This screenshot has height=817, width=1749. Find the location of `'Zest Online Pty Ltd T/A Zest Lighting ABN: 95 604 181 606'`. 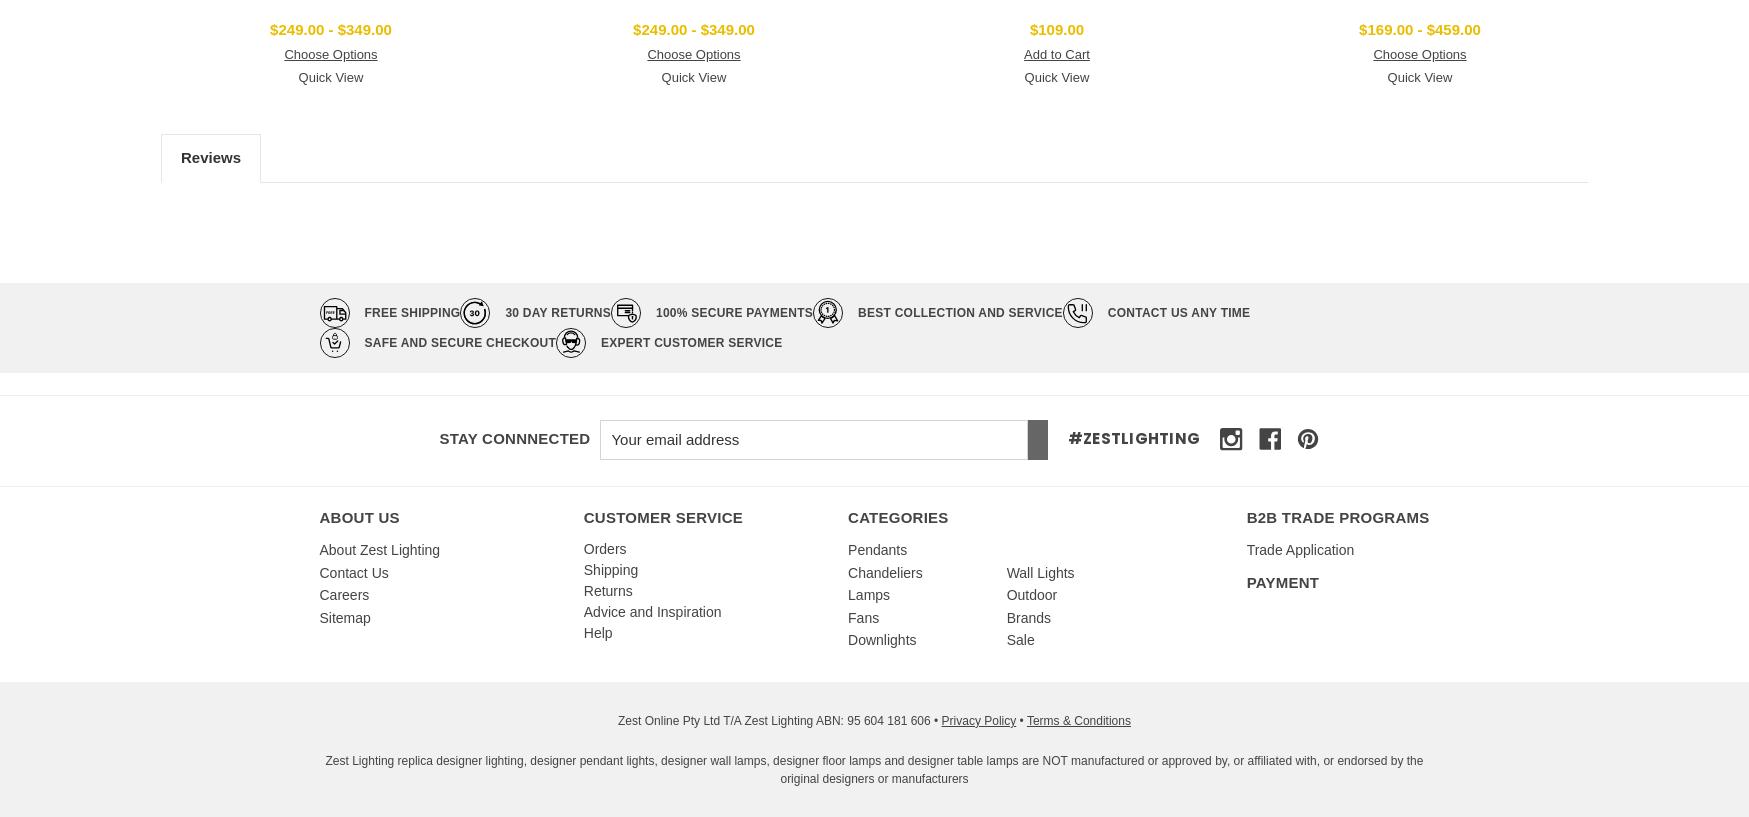

'Zest Online Pty Ltd T/A Zest Lighting ABN: 95 604 181 606' is located at coordinates (776, 719).